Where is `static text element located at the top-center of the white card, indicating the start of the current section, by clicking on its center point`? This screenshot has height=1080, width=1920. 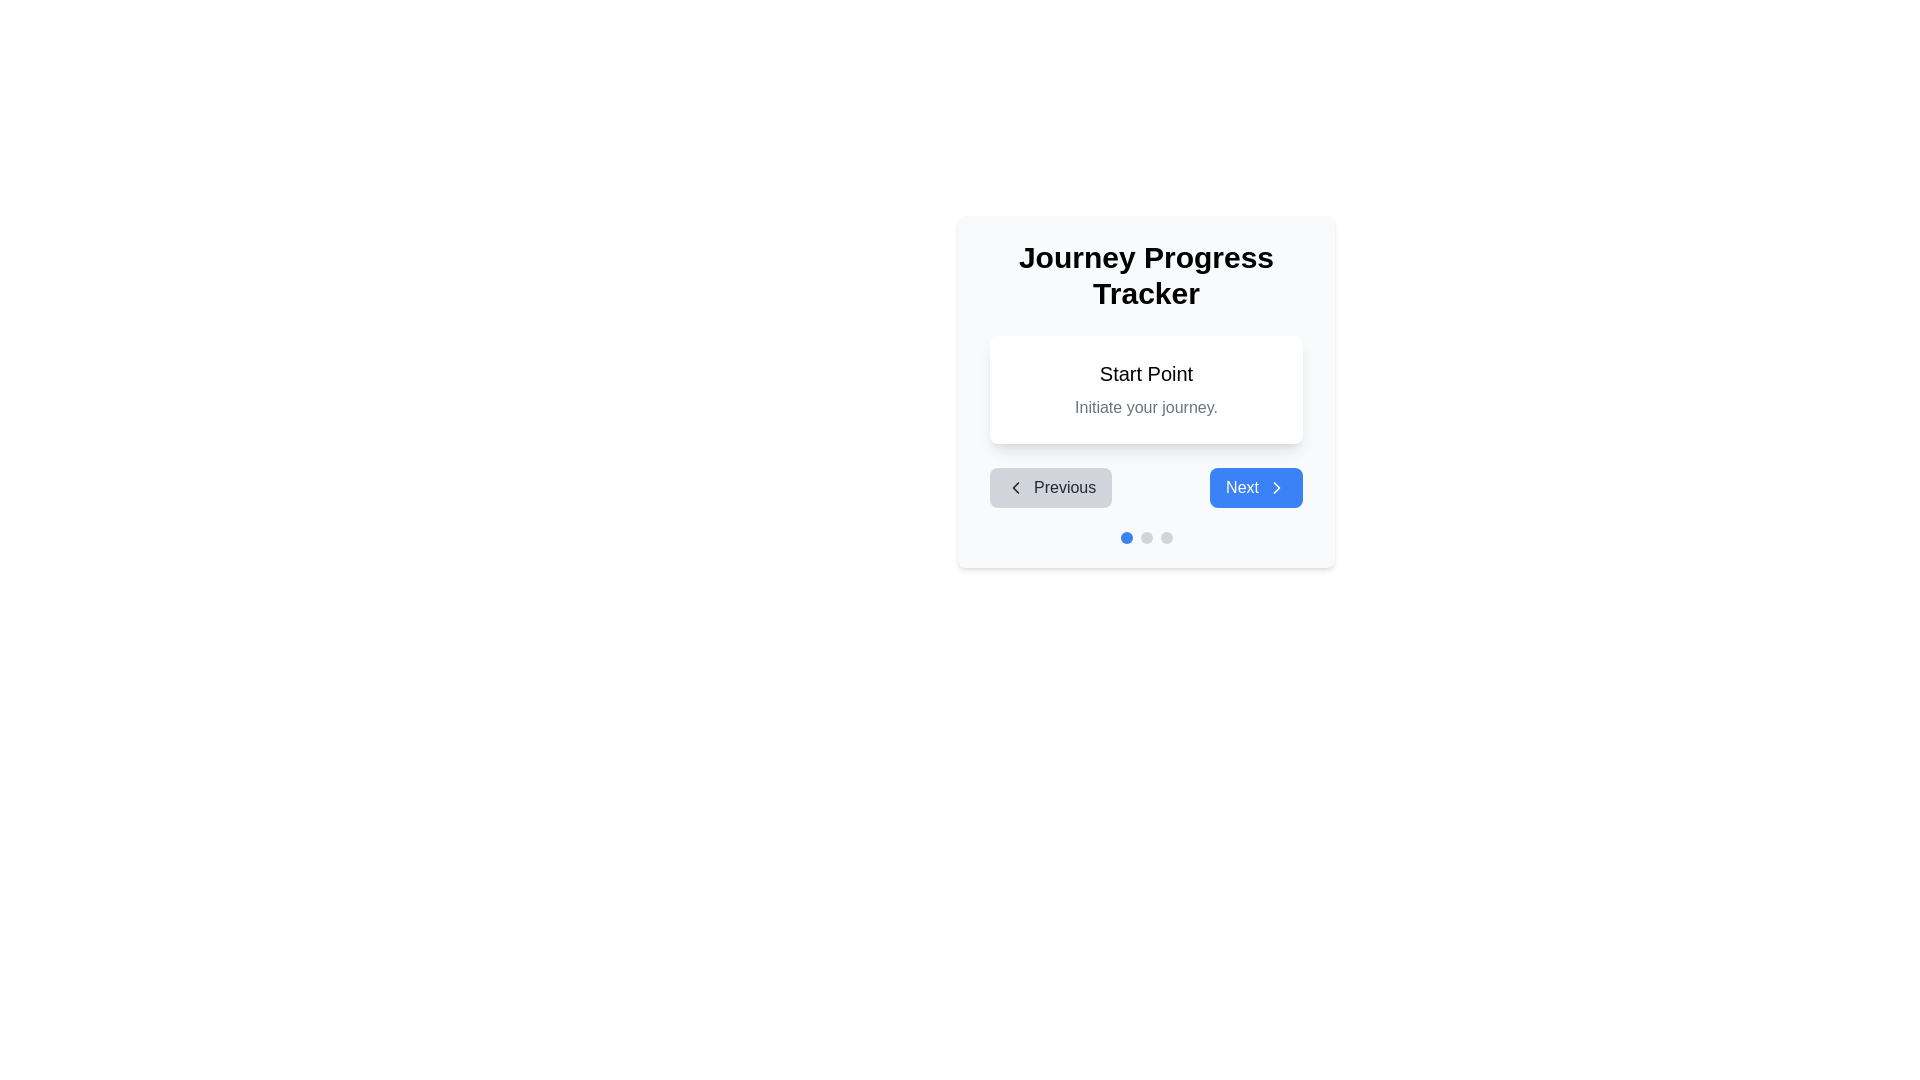 static text element located at the top-center of the white card, indicating the start of the current section, by clicking on its center point is located at coordinates (1146, 374).